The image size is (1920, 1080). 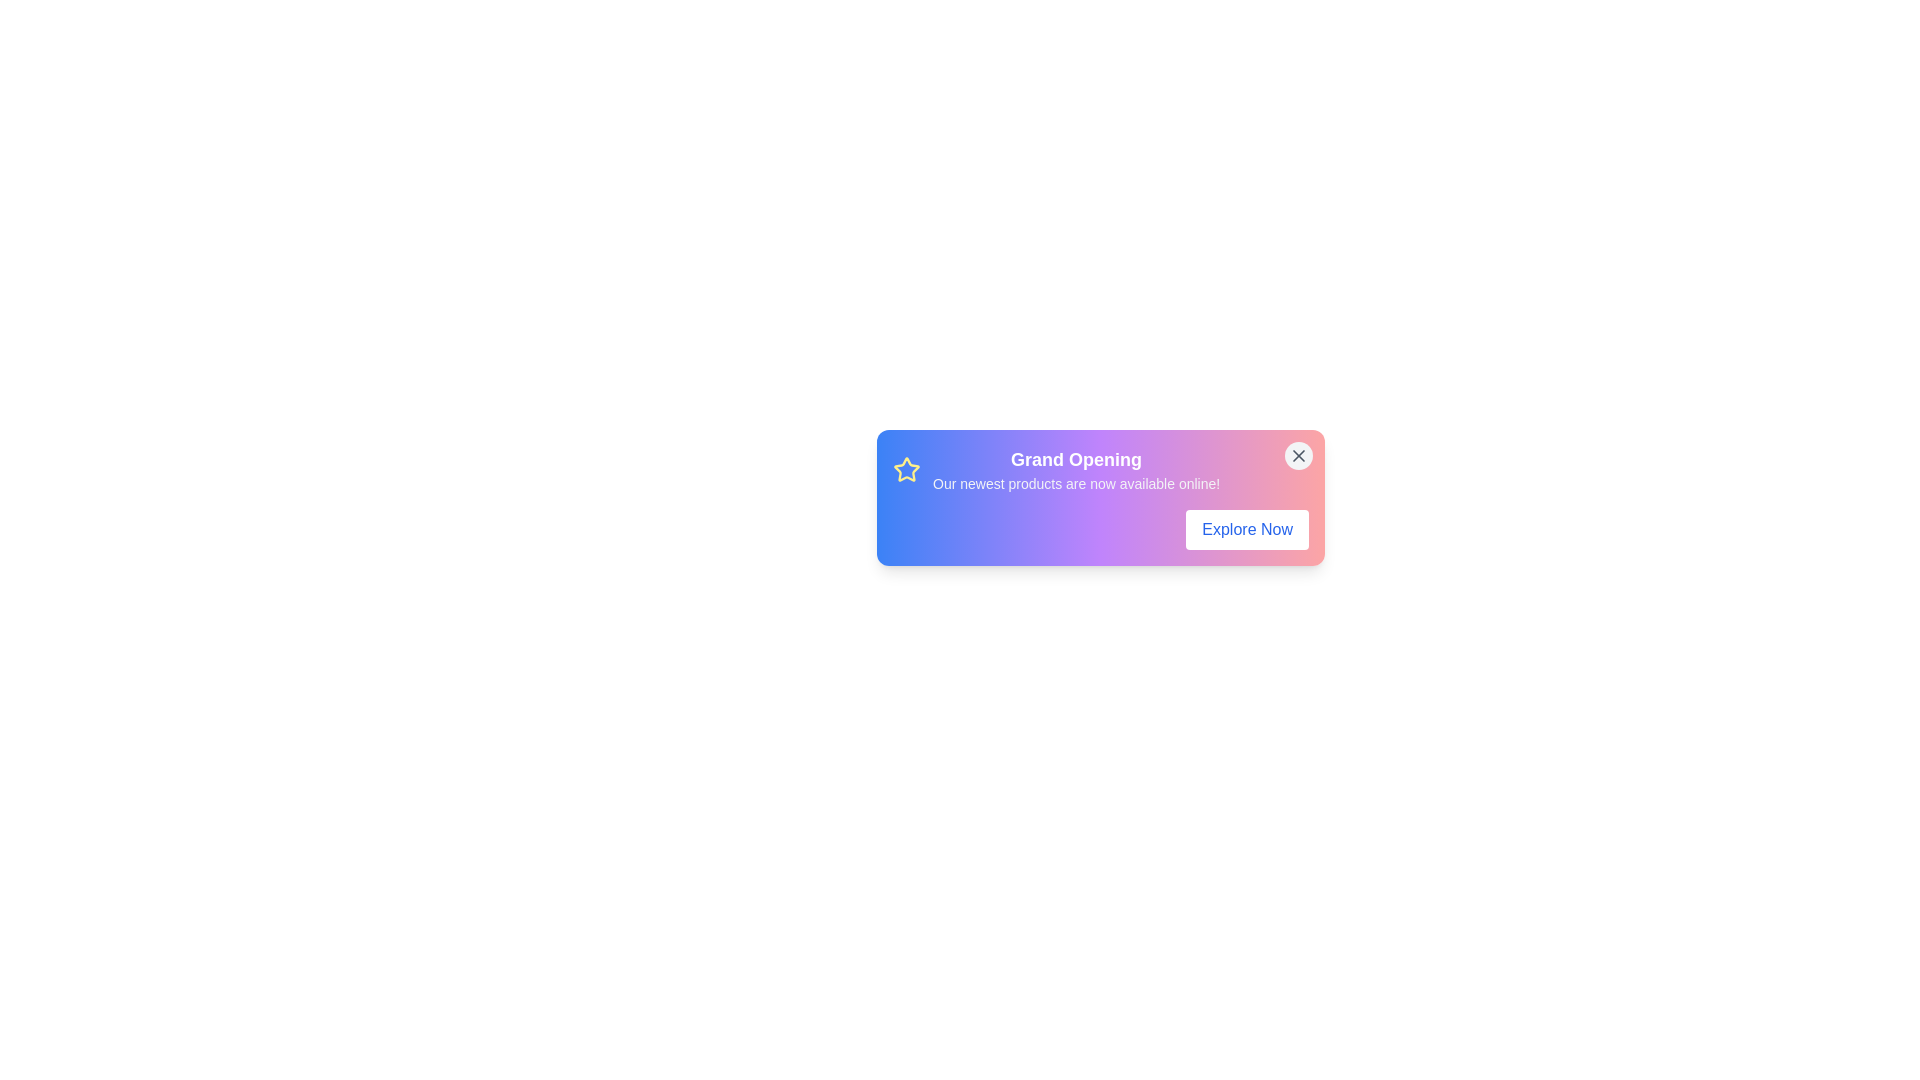 What do you see at coordinates (1075, 459) in the screenshot?
I see `the prominent 'Grand Opening' static text element, which is styled with a bold, white font and located at the top of a card-like structure` at bounding box center [1075, 459].